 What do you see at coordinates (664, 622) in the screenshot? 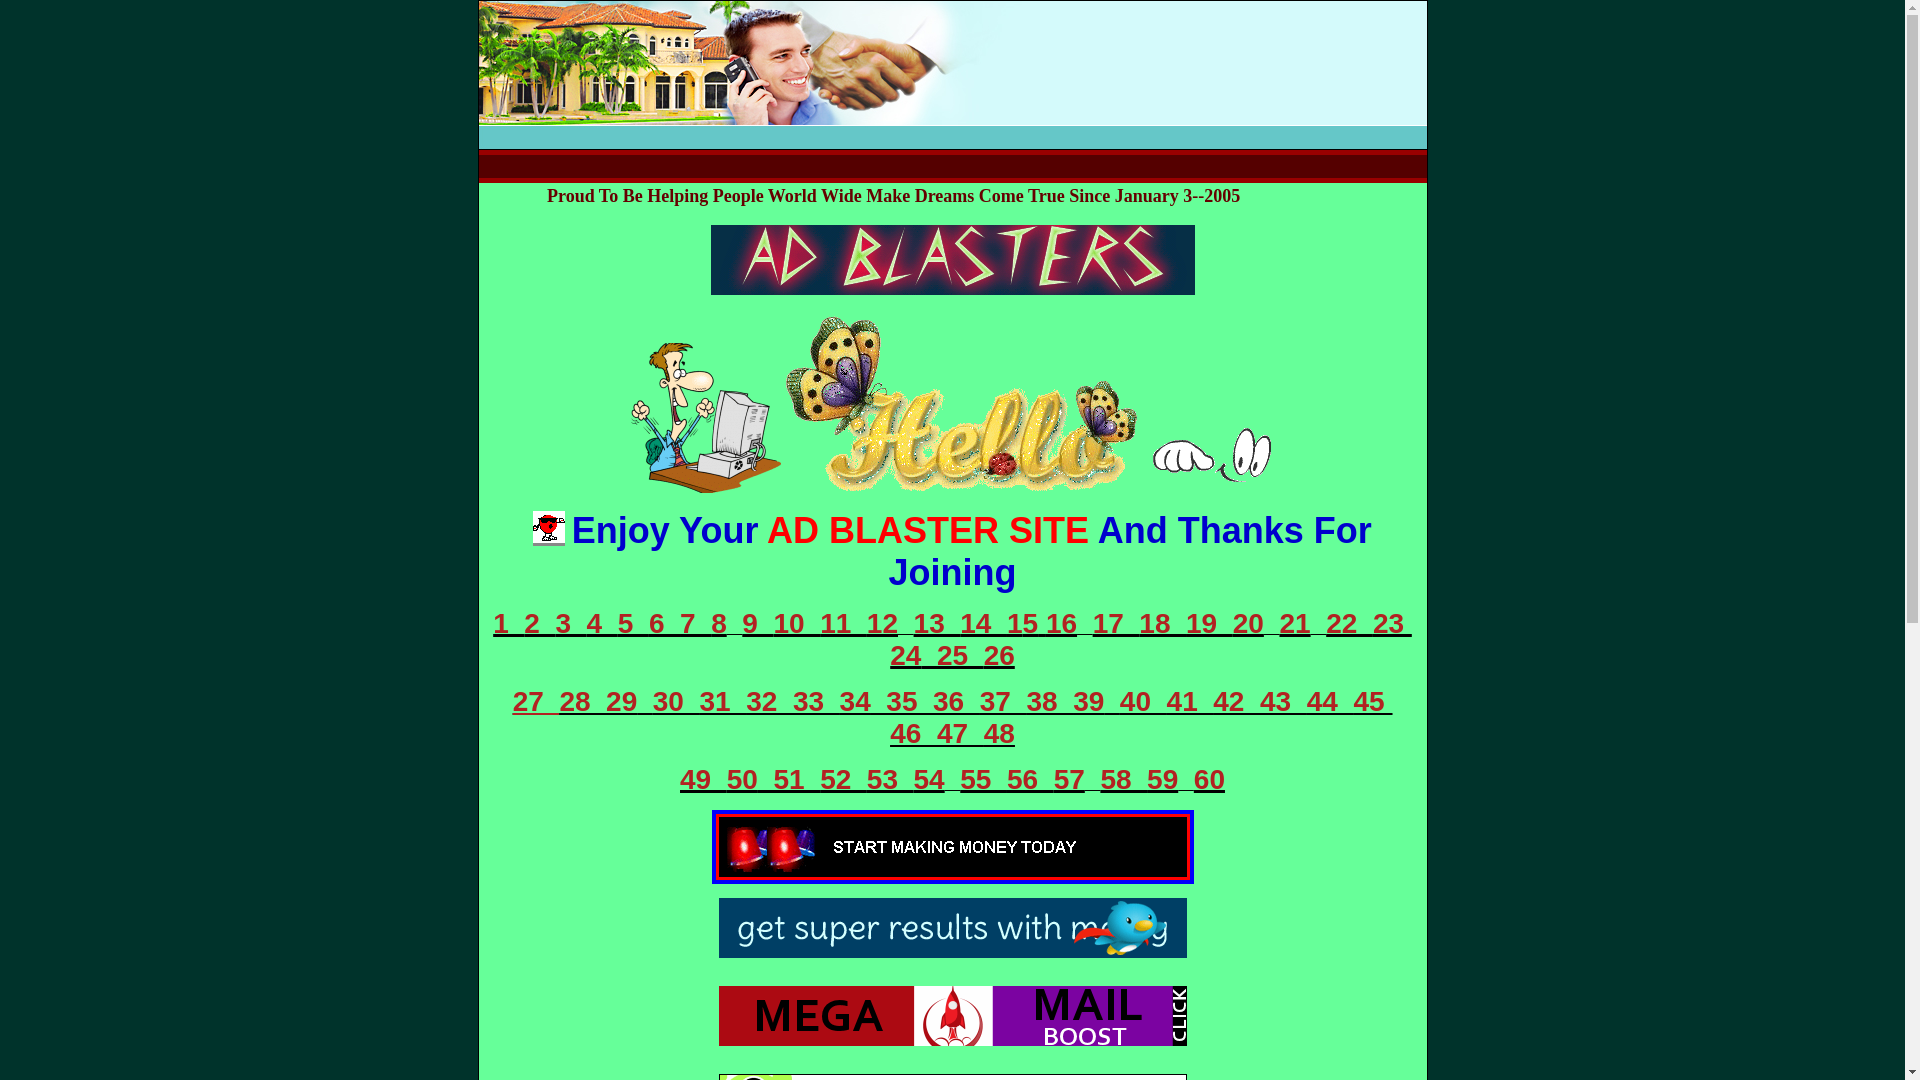
I see `'6 '` at bounding box center [664, 622].